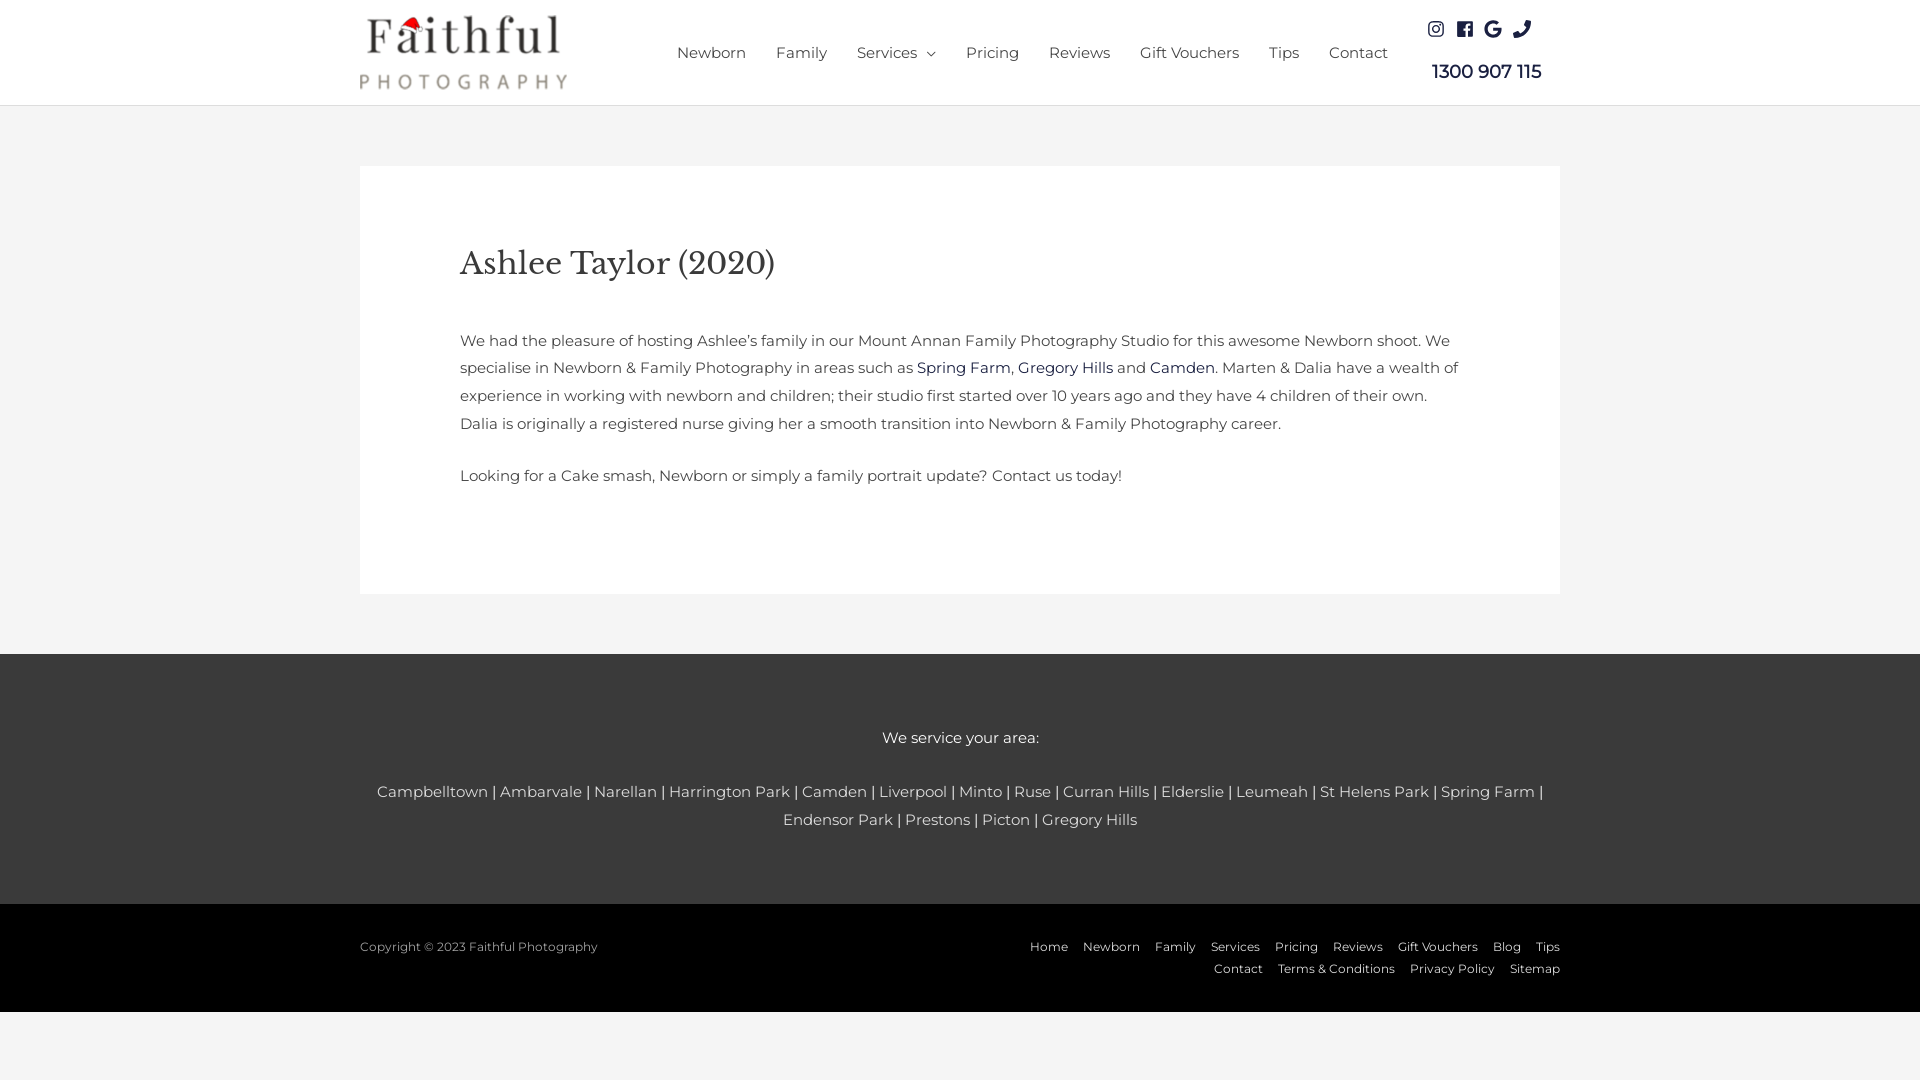  I want to click on 'Harrington Park', so click(728, 790).